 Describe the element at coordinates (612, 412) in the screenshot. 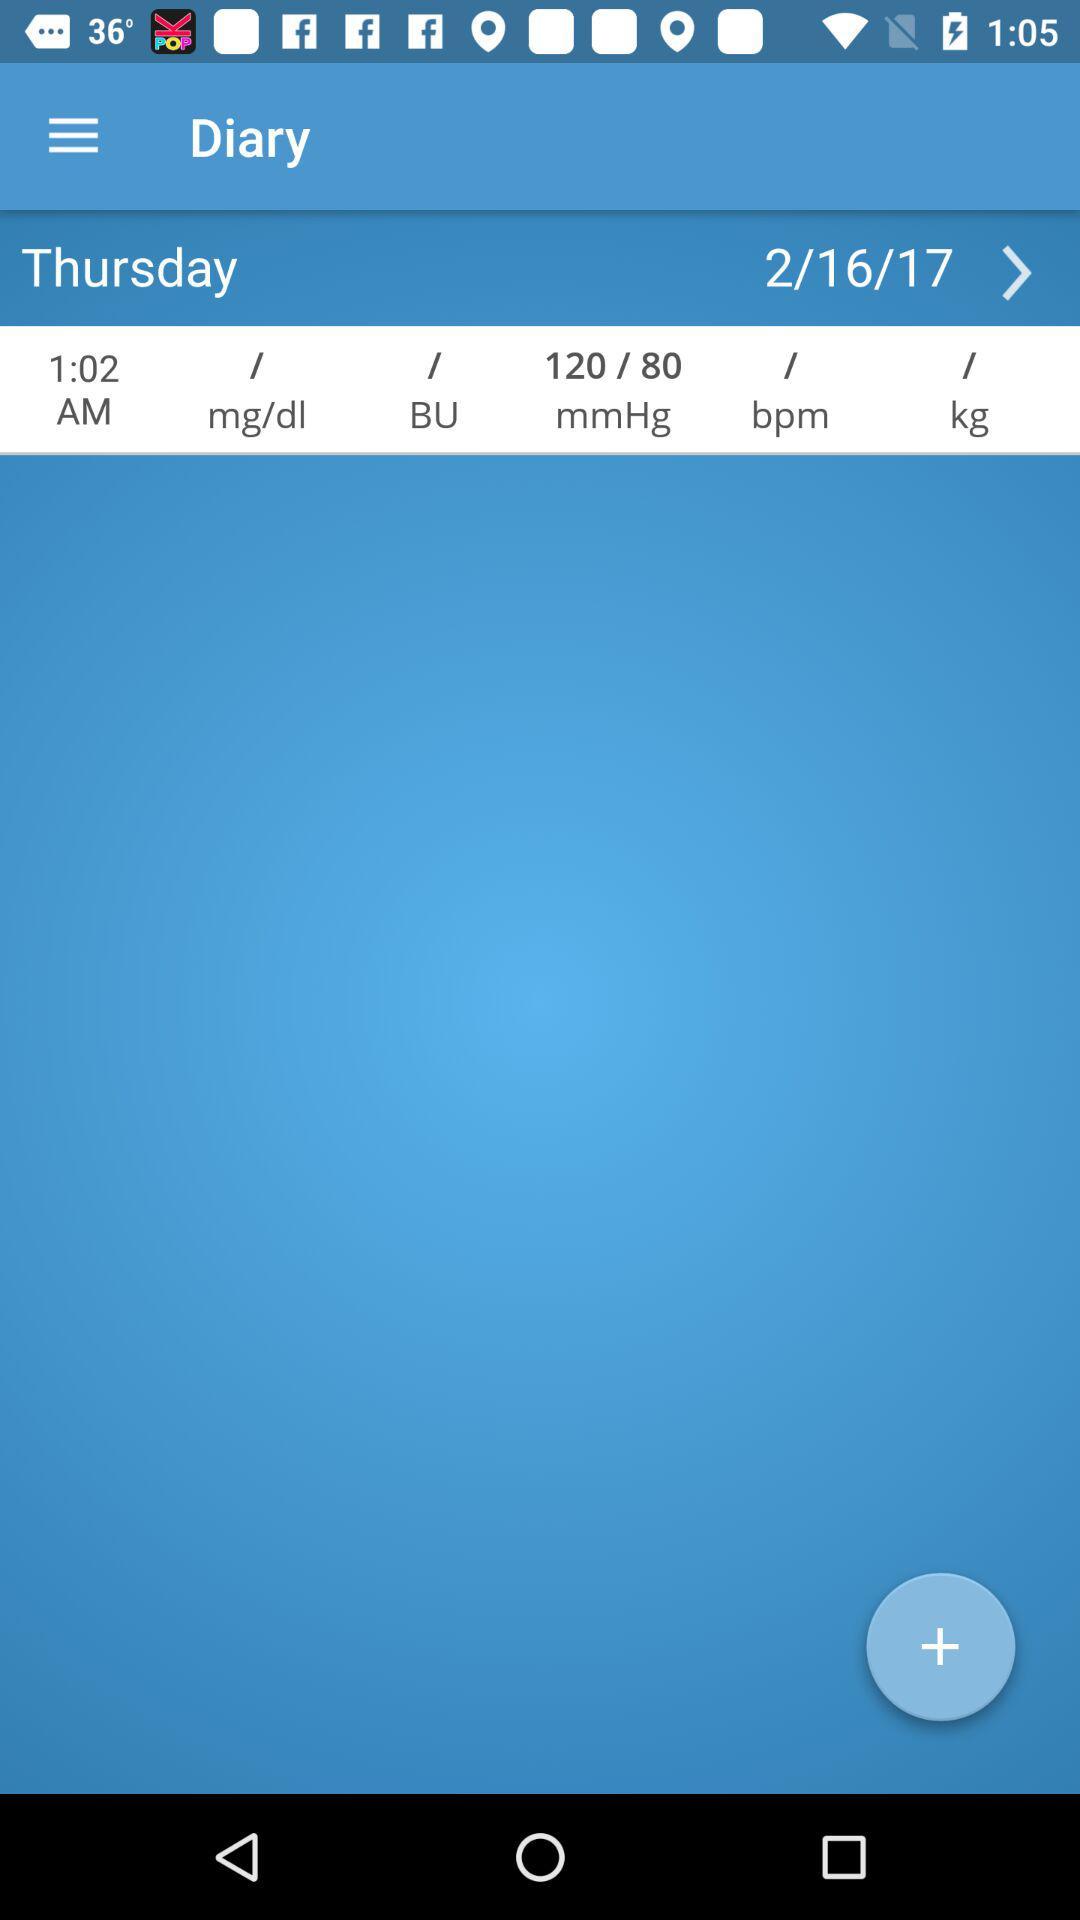

I see `icon next to bpm icon` at that location.